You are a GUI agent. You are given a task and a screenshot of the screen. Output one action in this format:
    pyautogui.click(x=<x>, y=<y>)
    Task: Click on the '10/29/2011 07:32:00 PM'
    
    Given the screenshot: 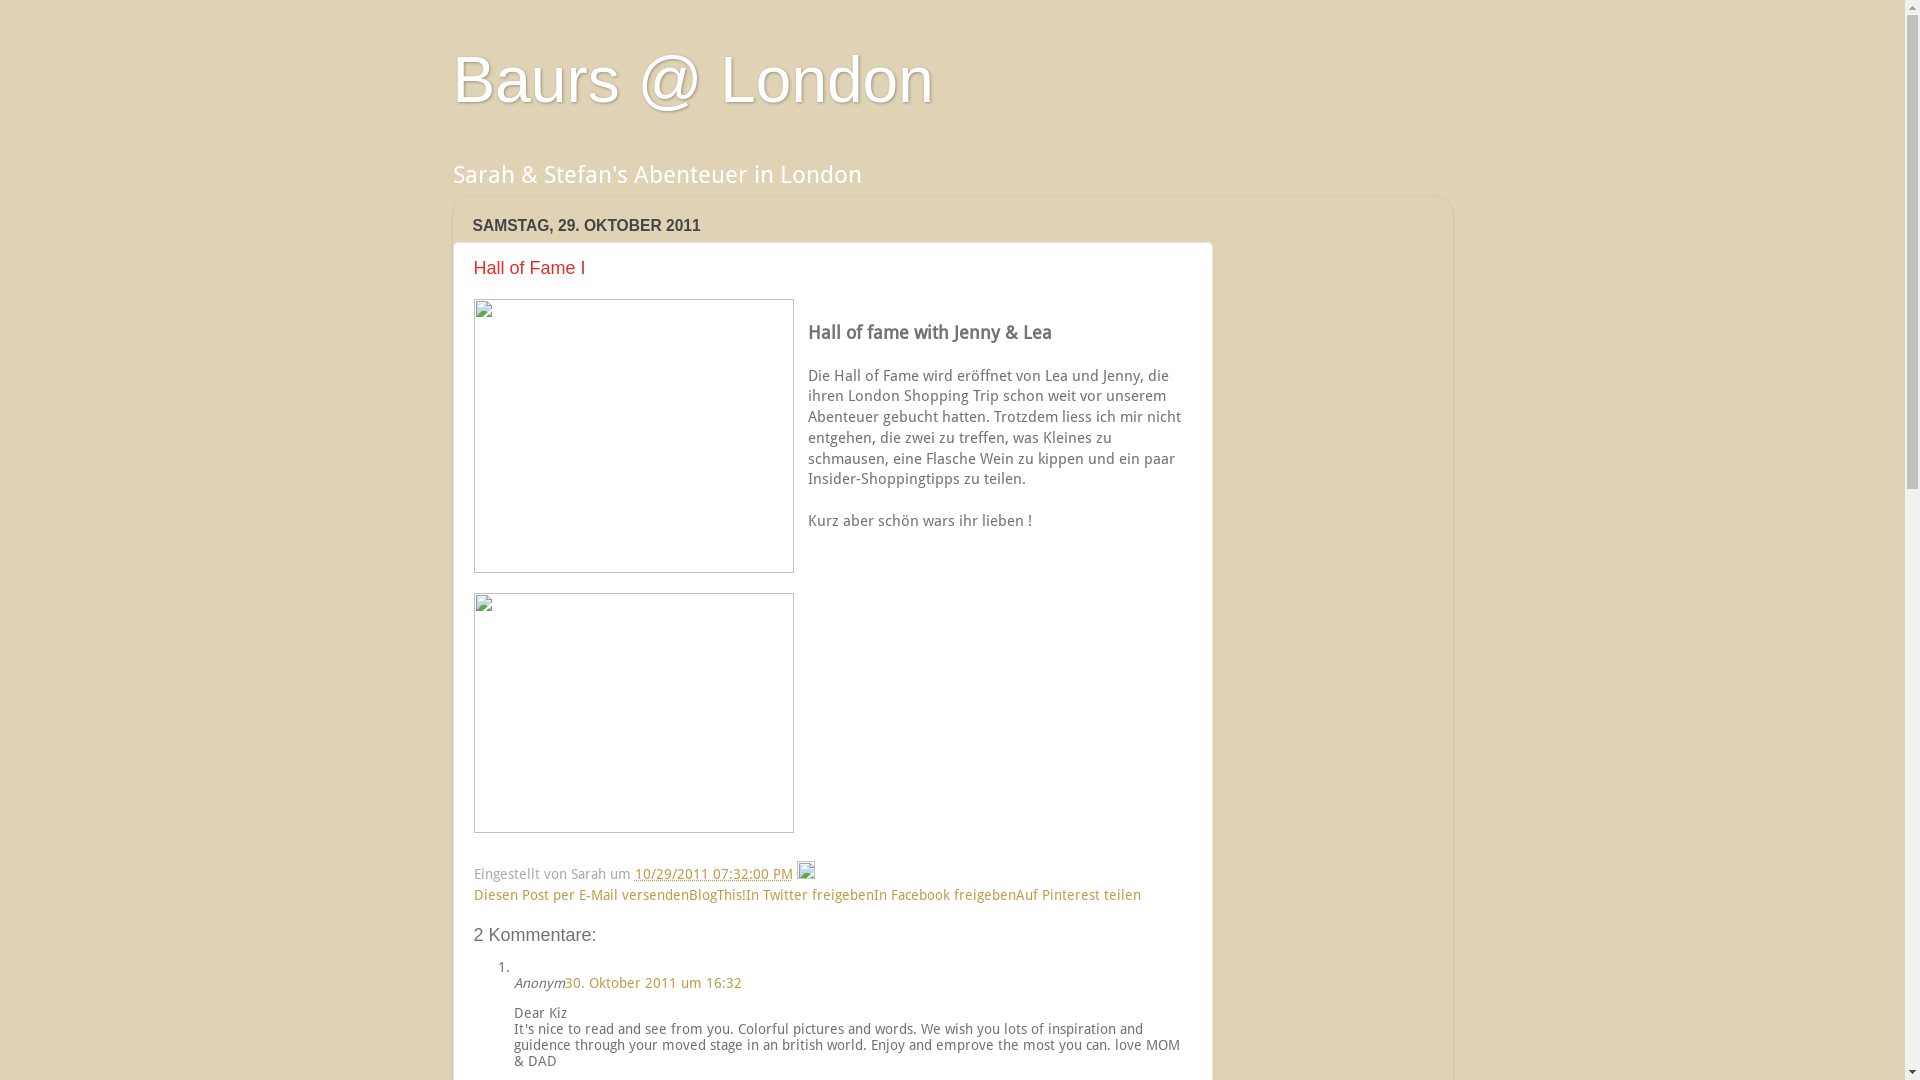 What is the action you would take?
    pyautogui.click(x=632, y=873)
    